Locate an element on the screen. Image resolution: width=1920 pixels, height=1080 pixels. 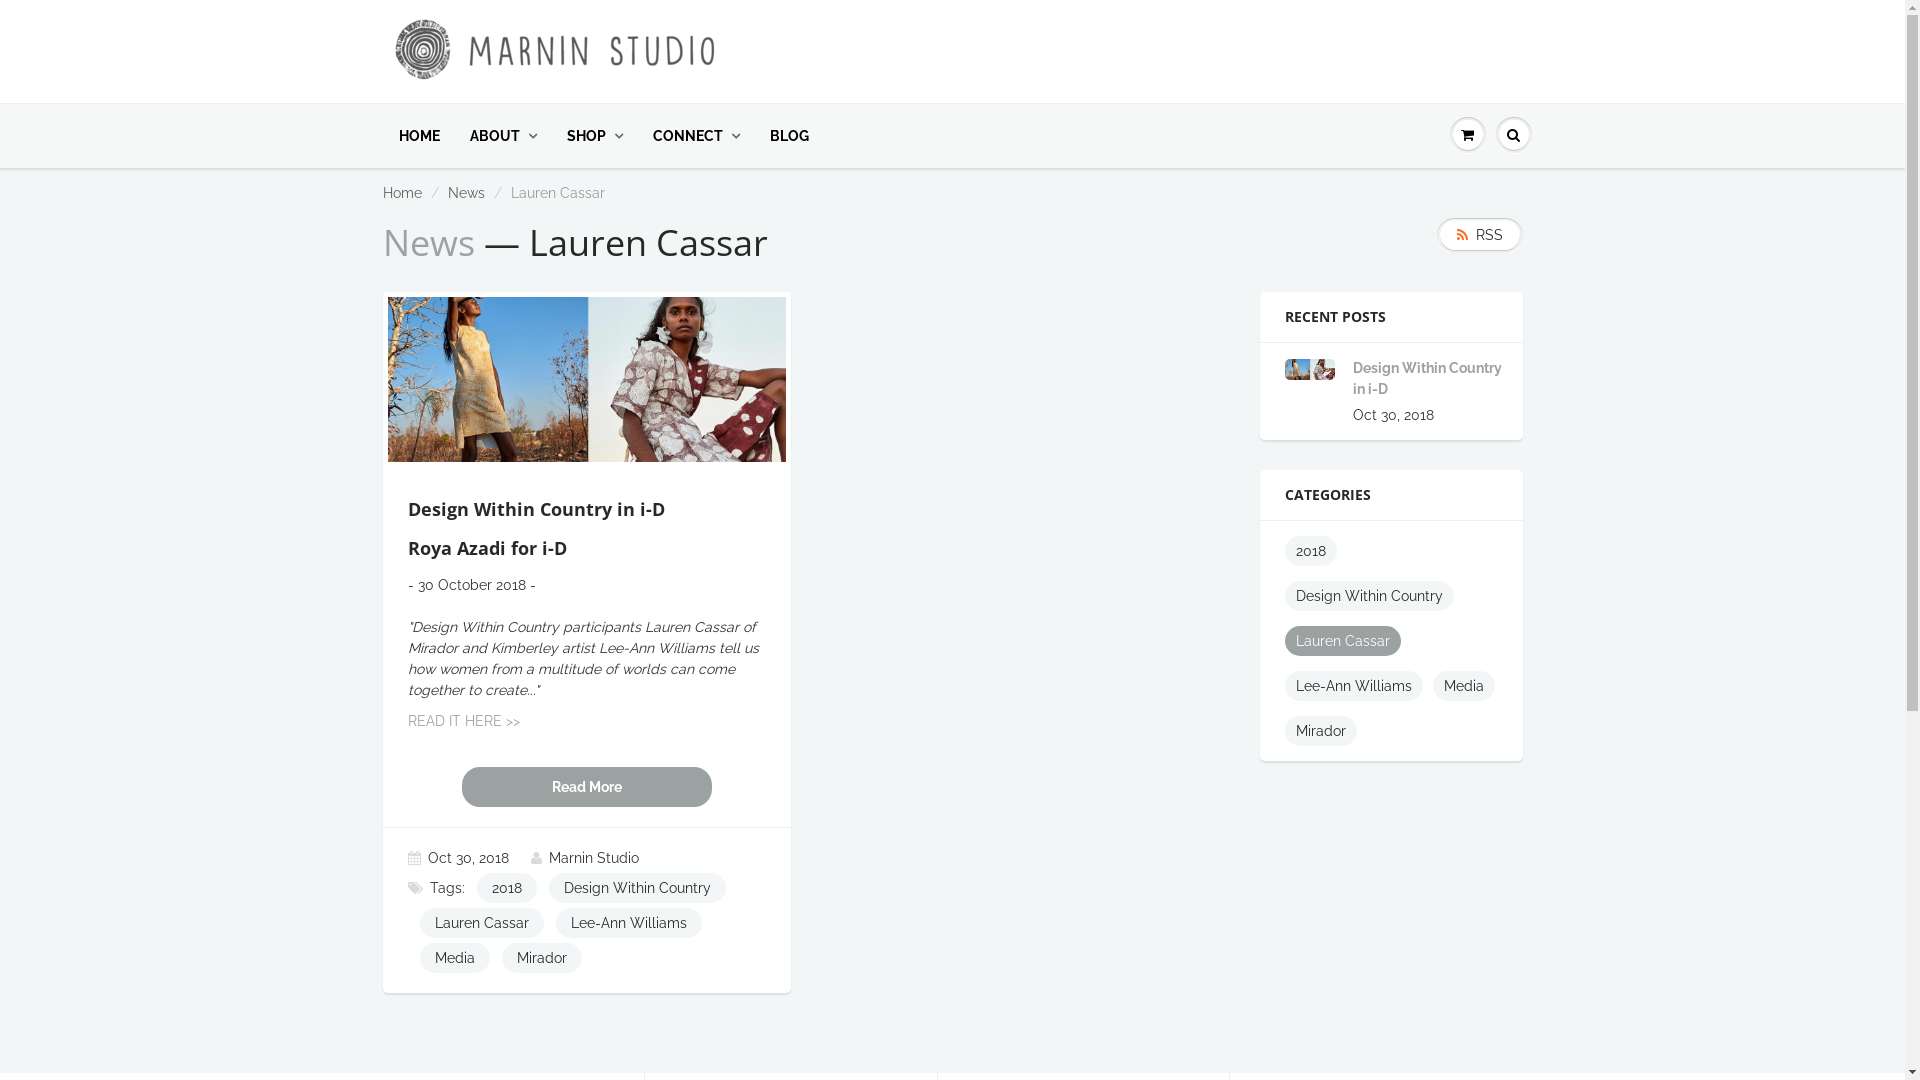
'News' is located at coordinates (465, 192).